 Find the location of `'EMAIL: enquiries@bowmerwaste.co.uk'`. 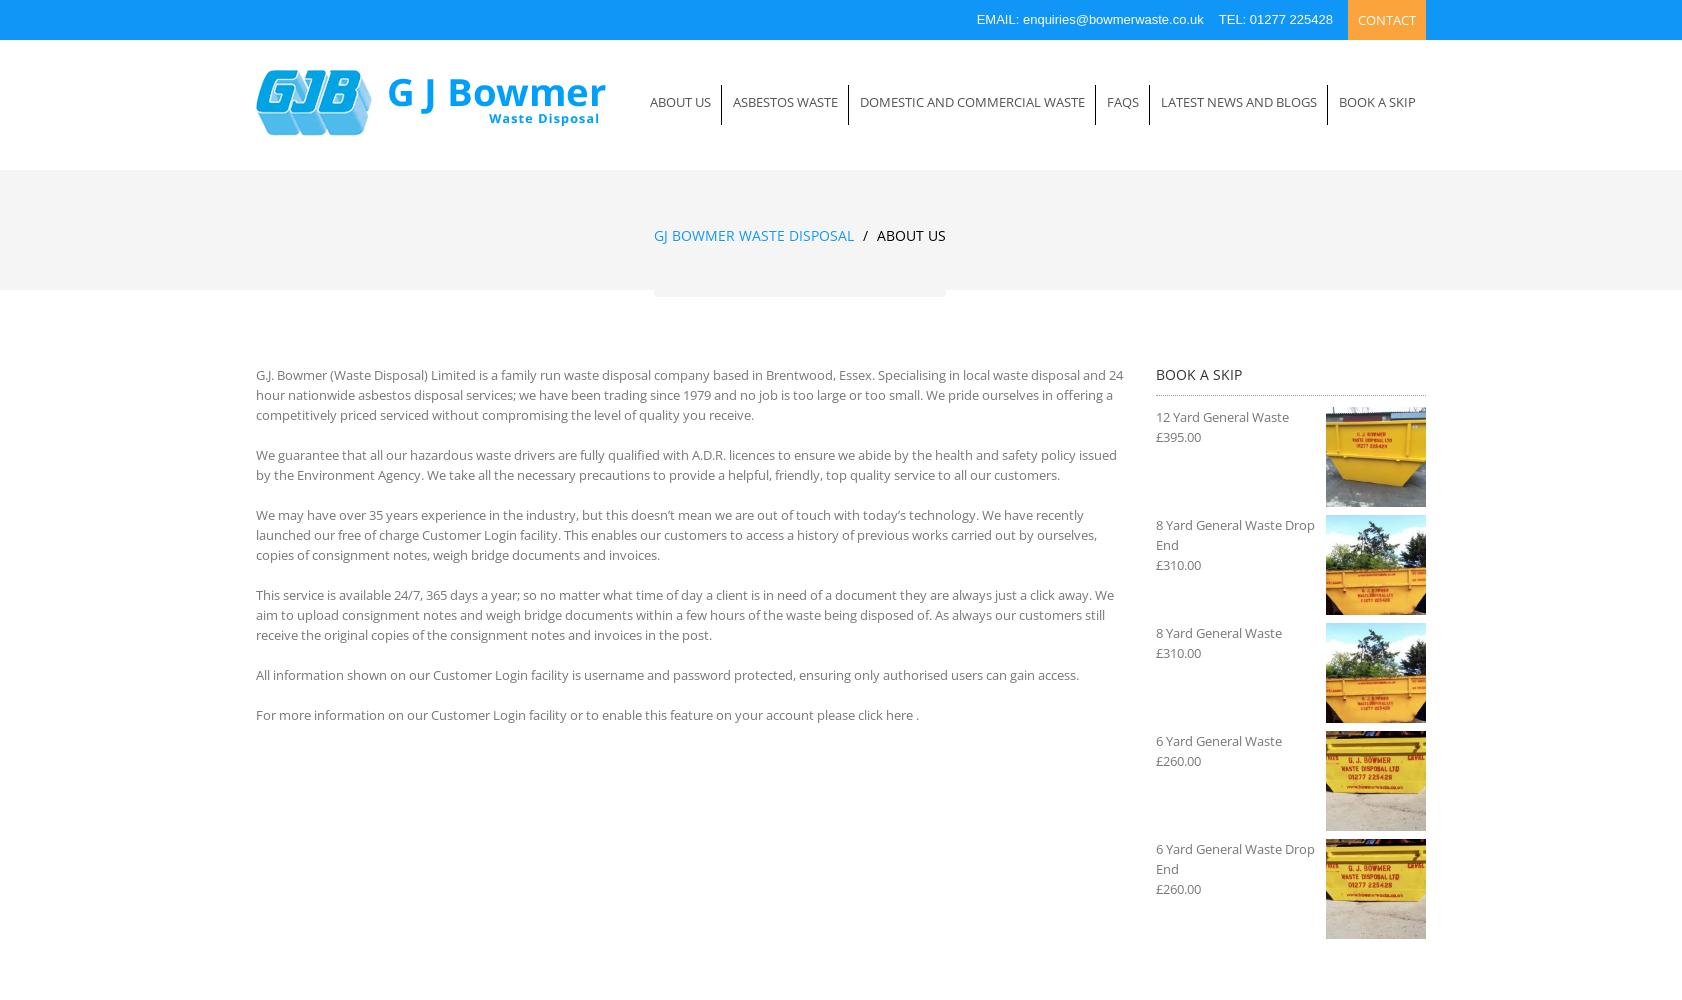

'EMAIL: enquiries@bowmerwaste.co.uk' is located at coordinates (975, 19).